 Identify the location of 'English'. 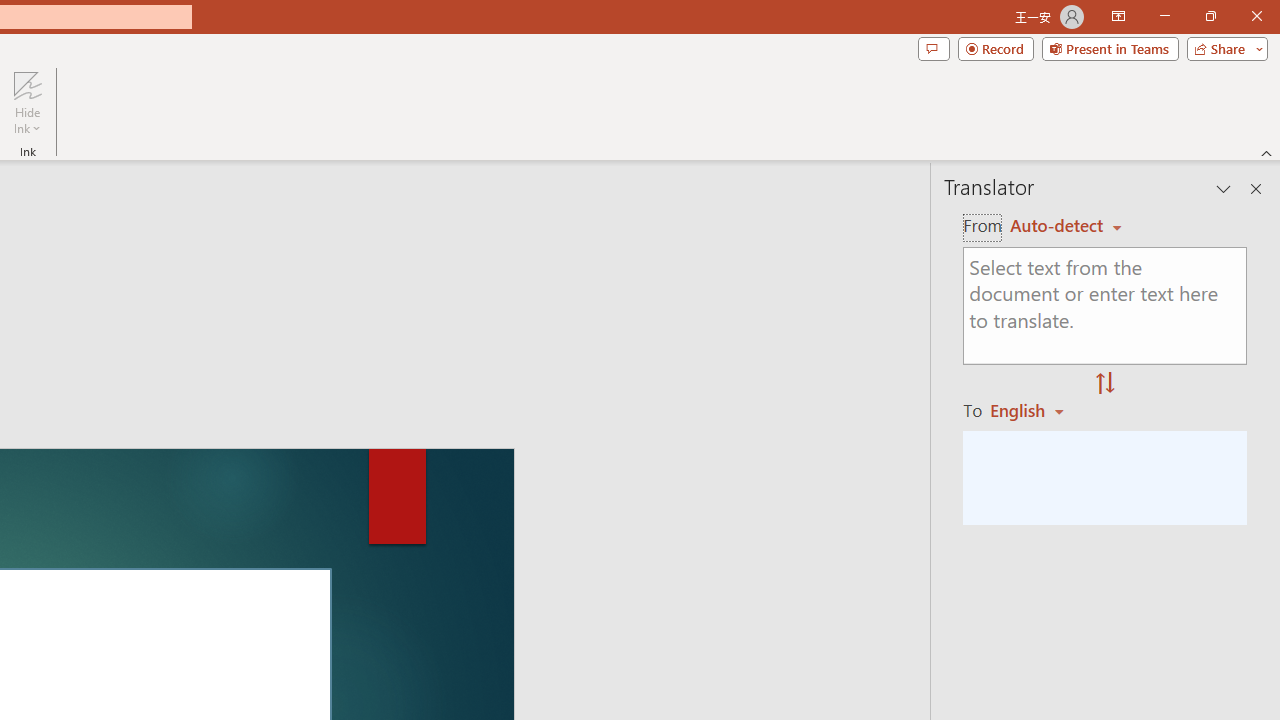
(1034, 409).